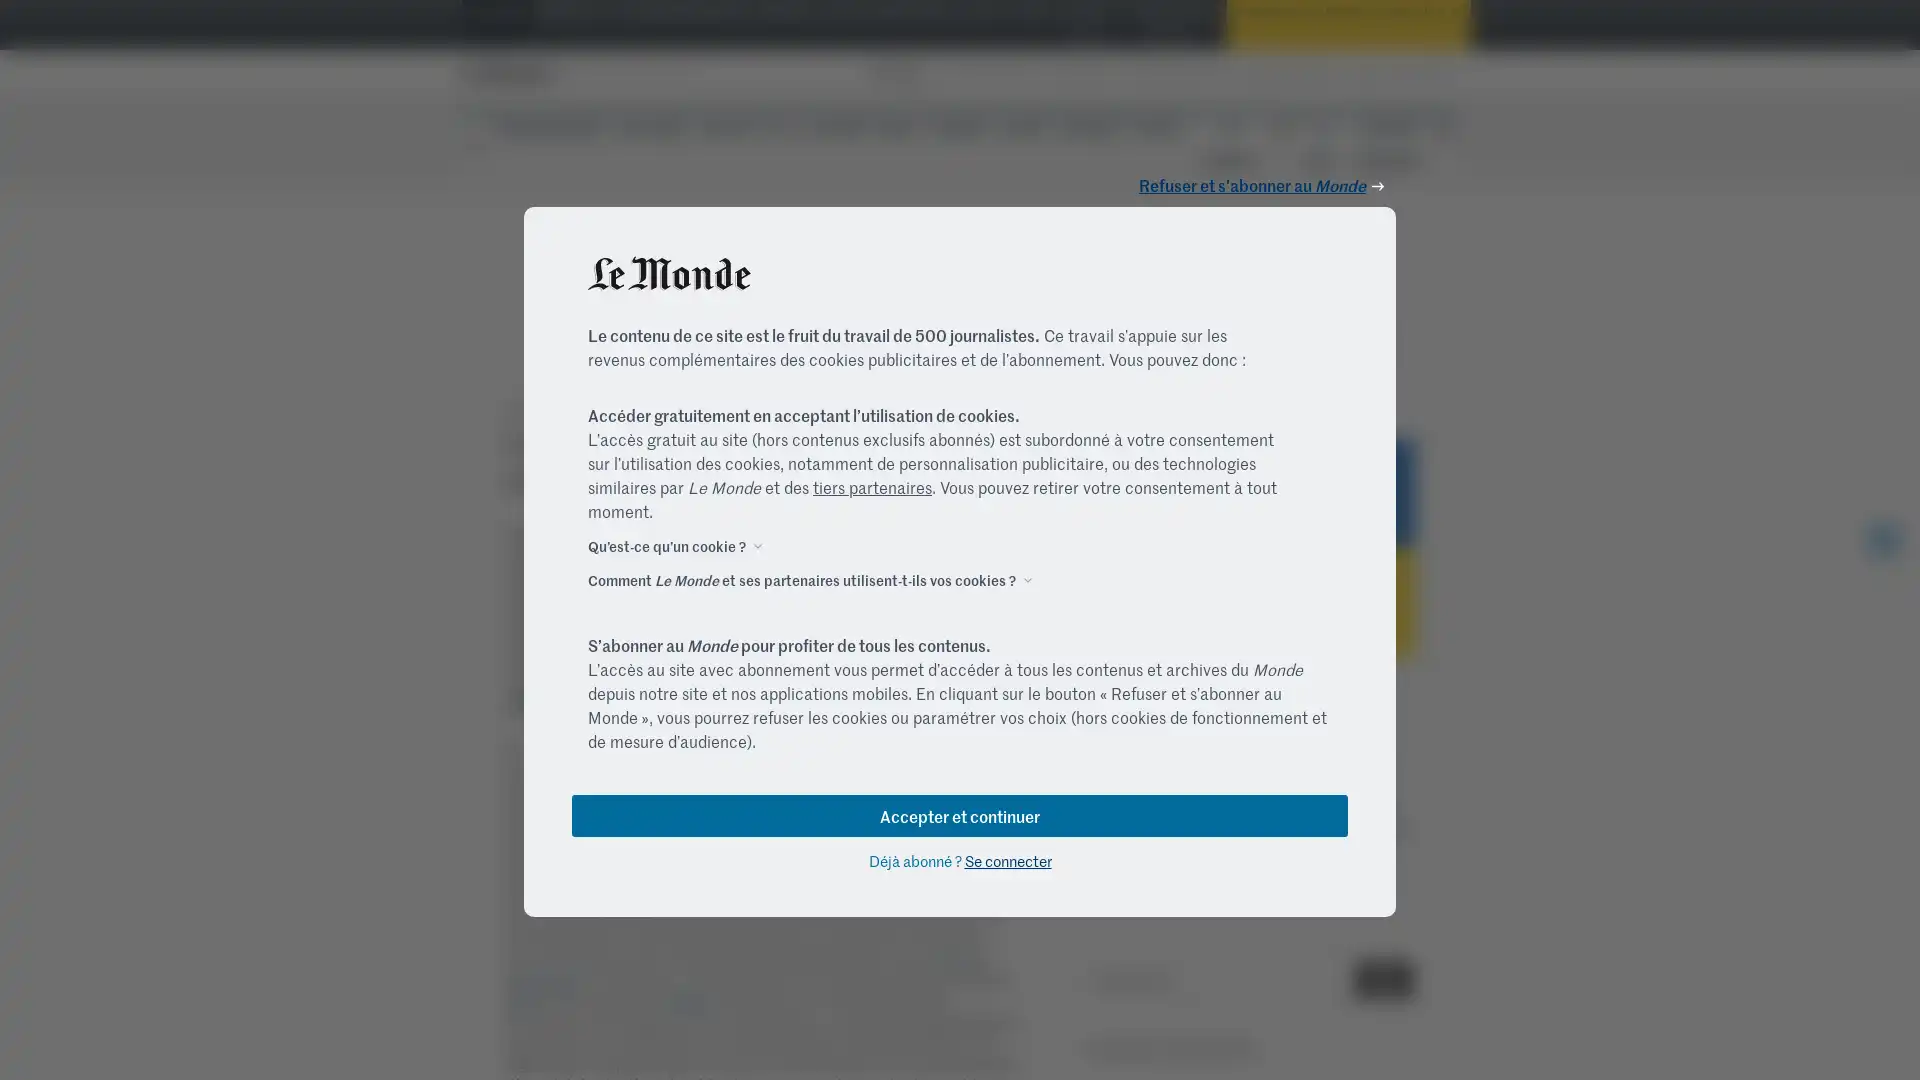 The height and width of the screenshot is (1080, 1920). What do you see at coordinates (1382, 978) in the screenshot?
I see `Recherche` at bounding box center [1382, 978].